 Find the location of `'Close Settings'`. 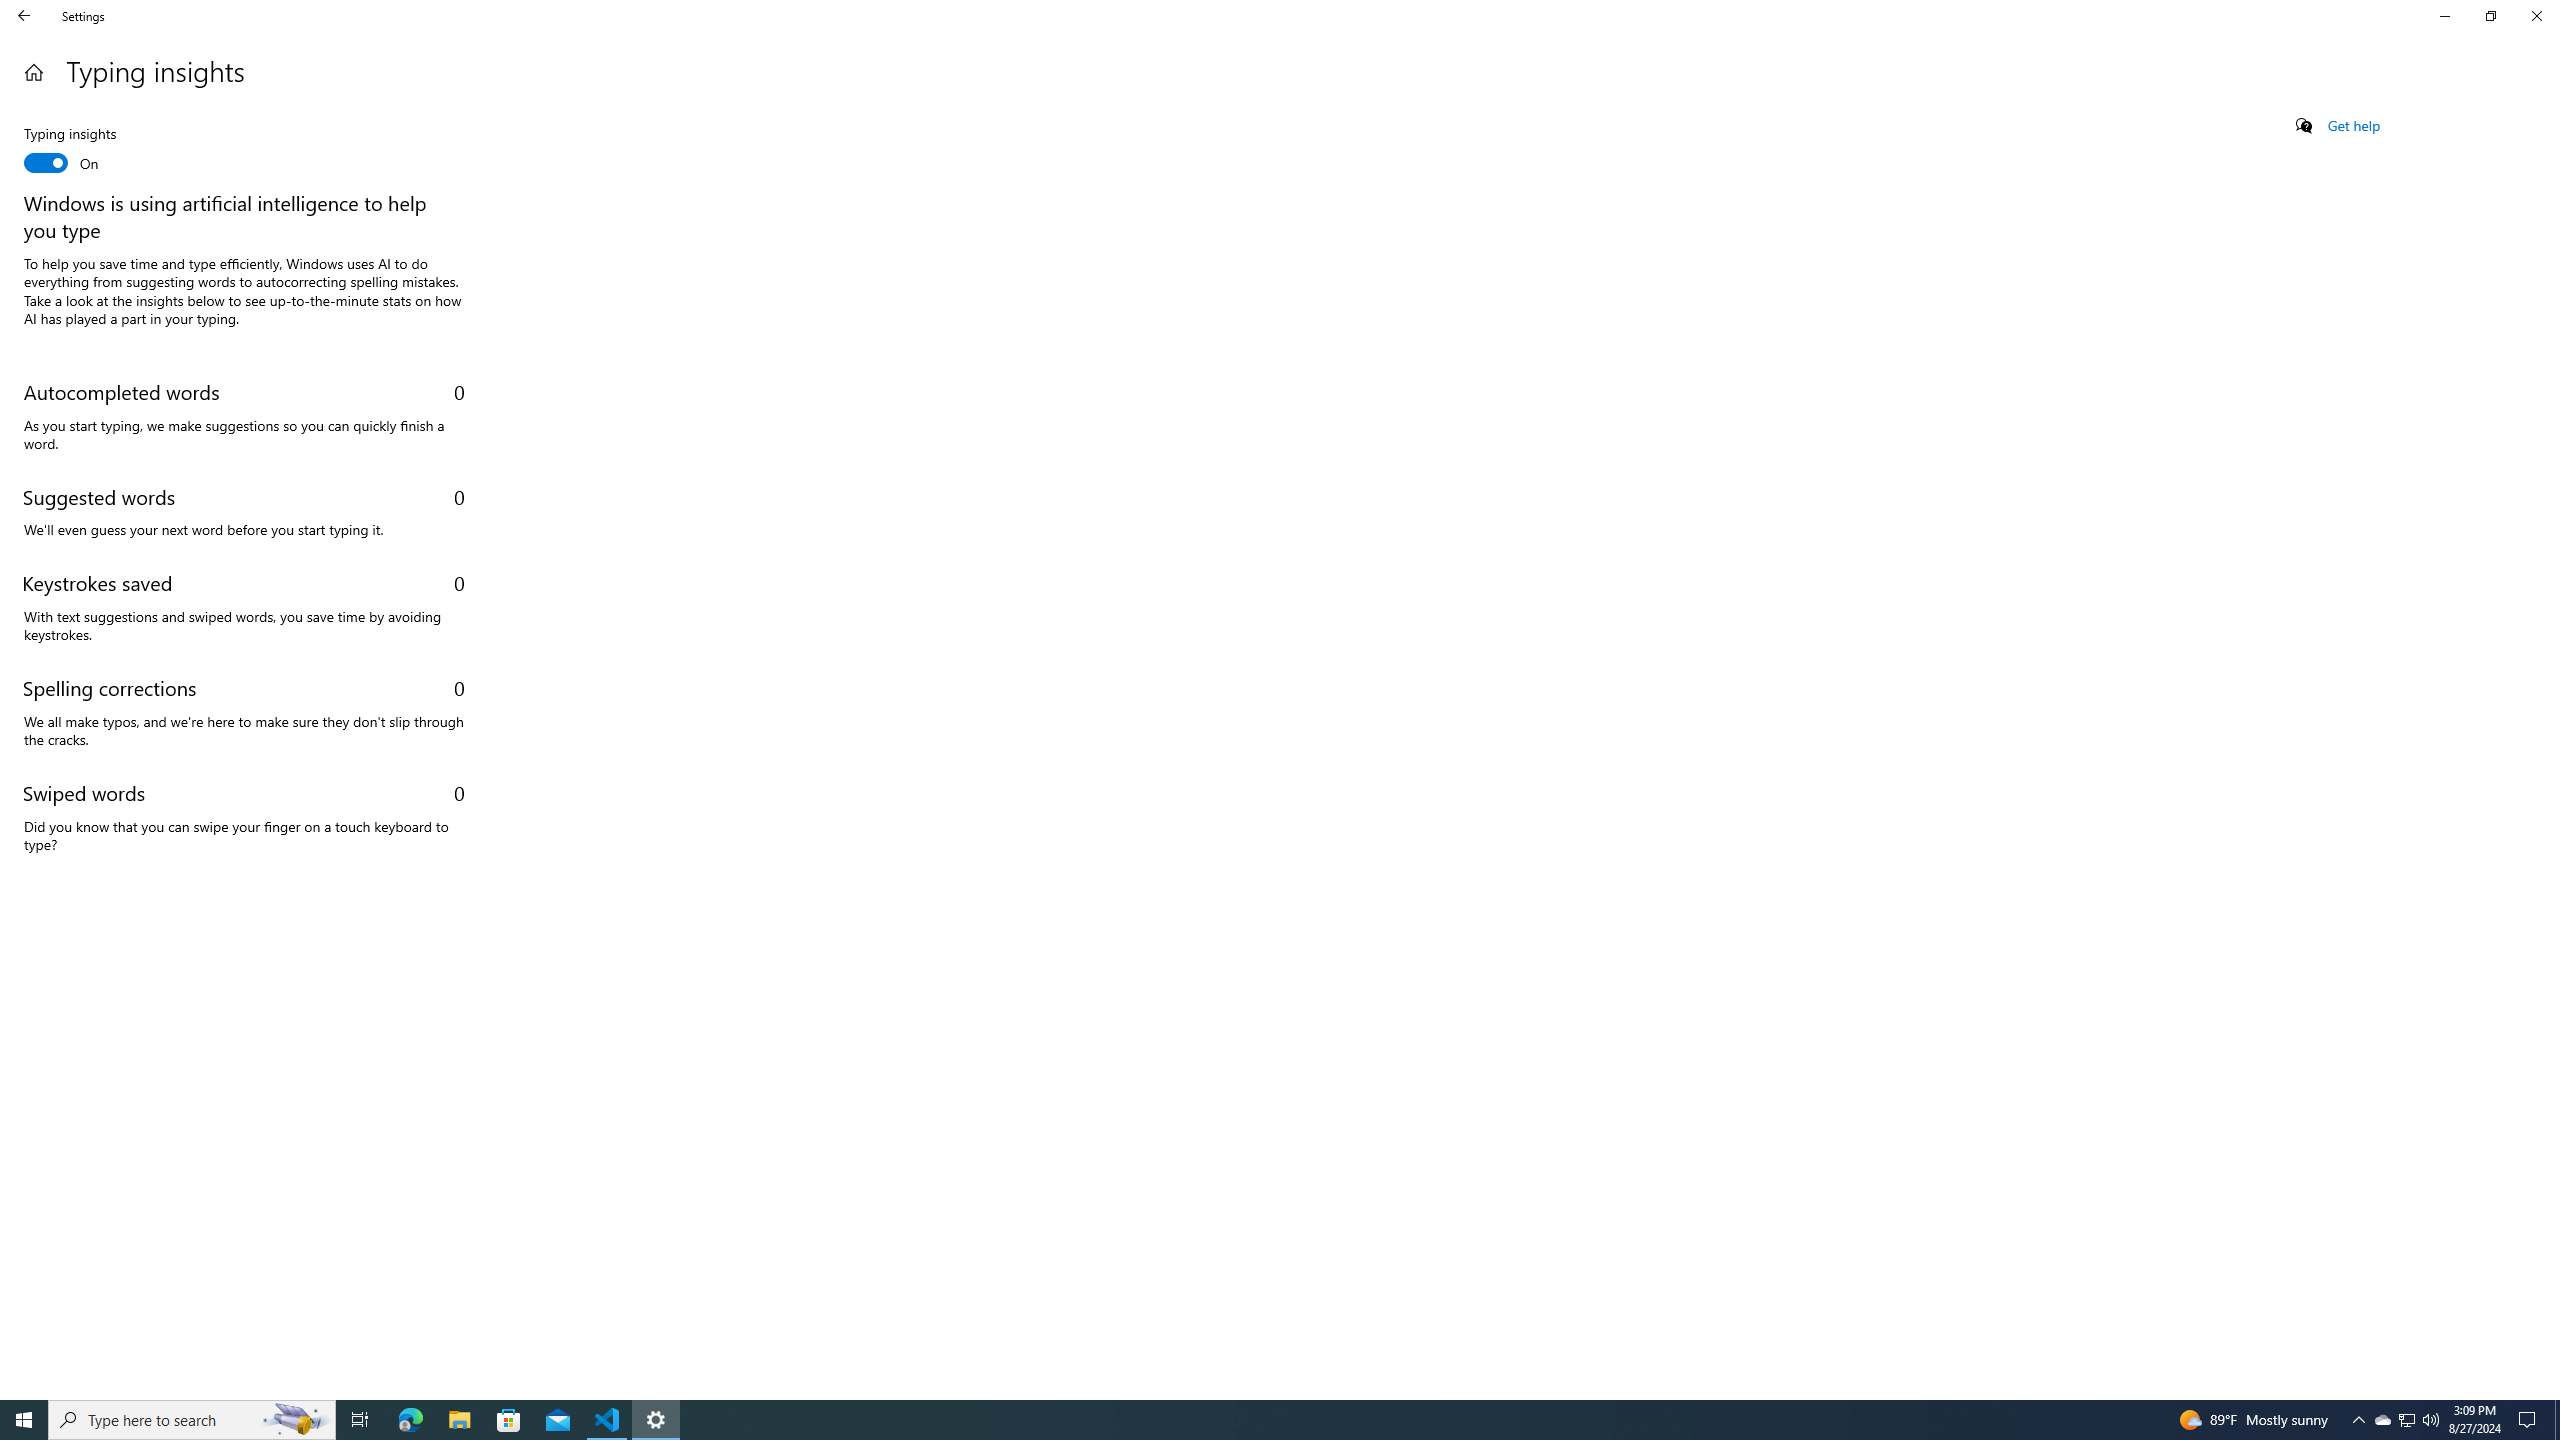

'Close Settings' is located at coordinates (2535, 15).